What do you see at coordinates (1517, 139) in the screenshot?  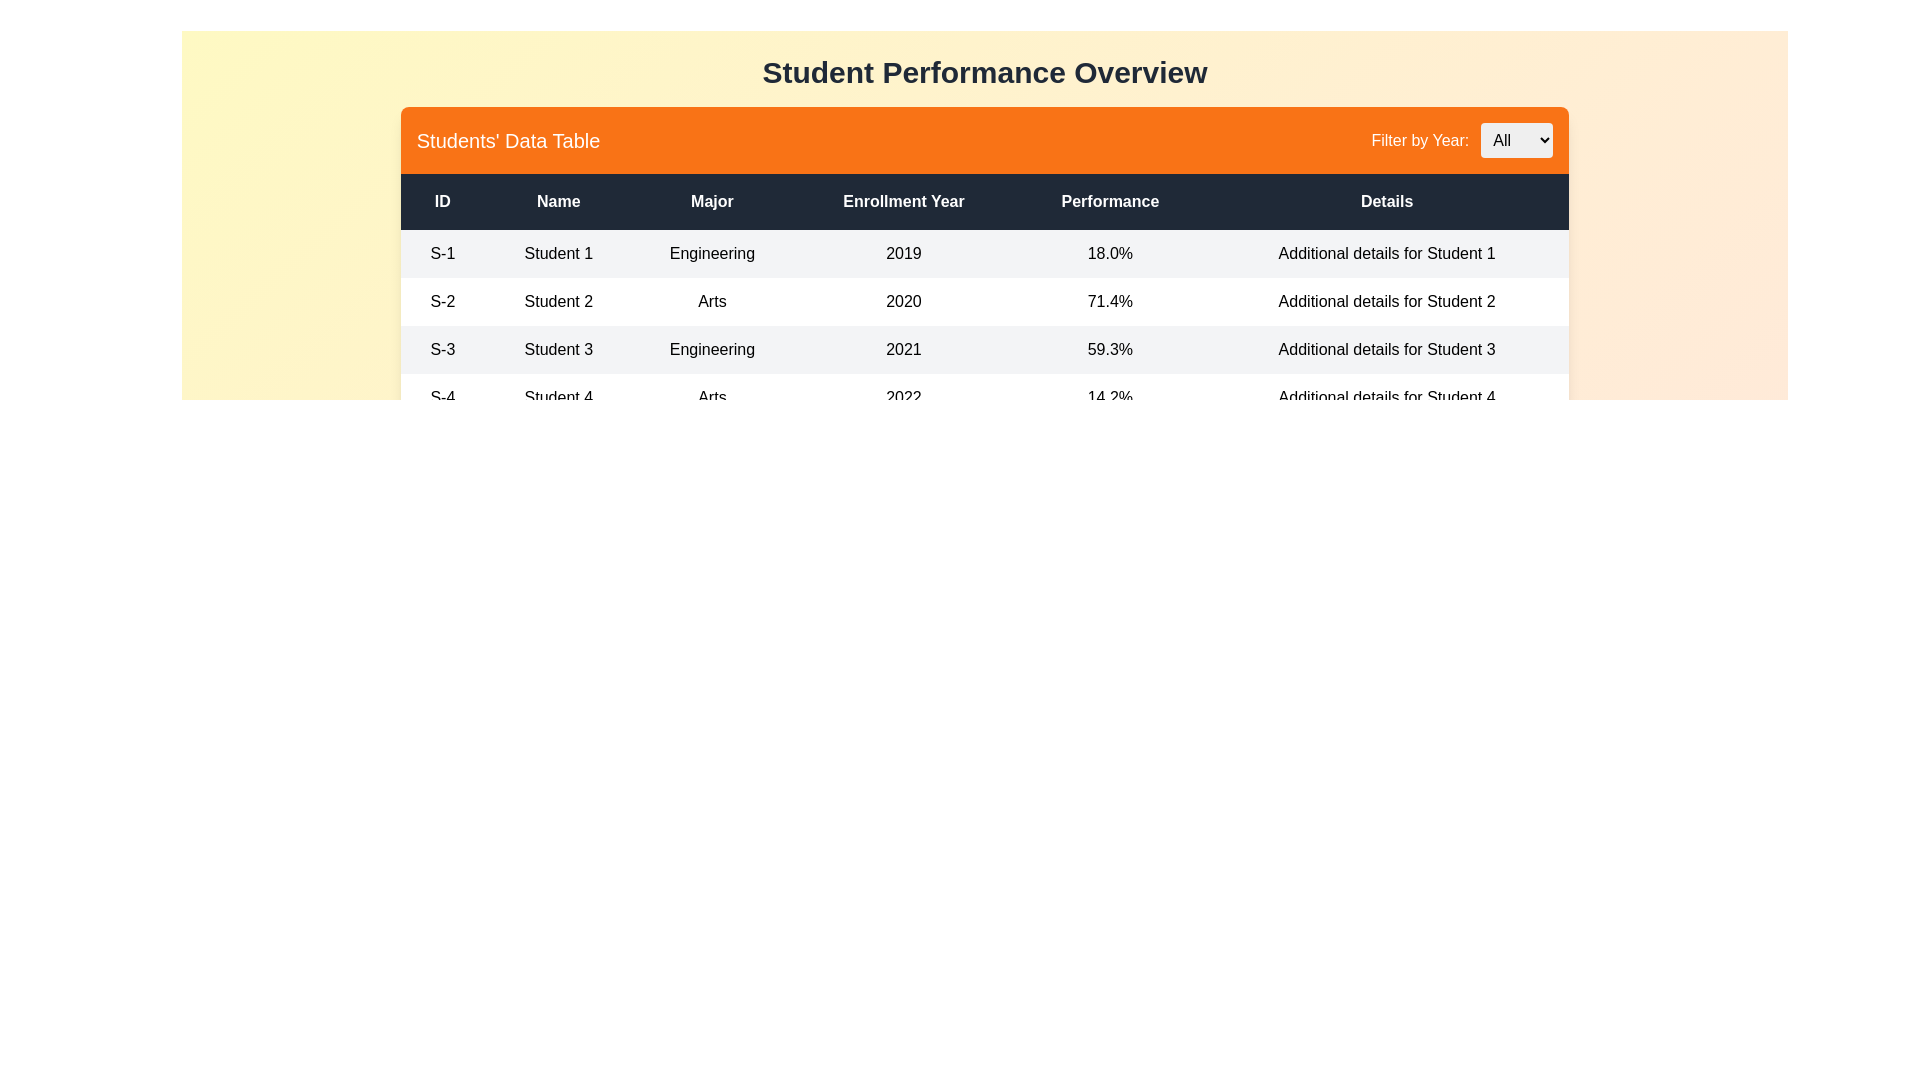 I see `the year All from the dropdown to filter the table` at bounding box center [1517, 139].